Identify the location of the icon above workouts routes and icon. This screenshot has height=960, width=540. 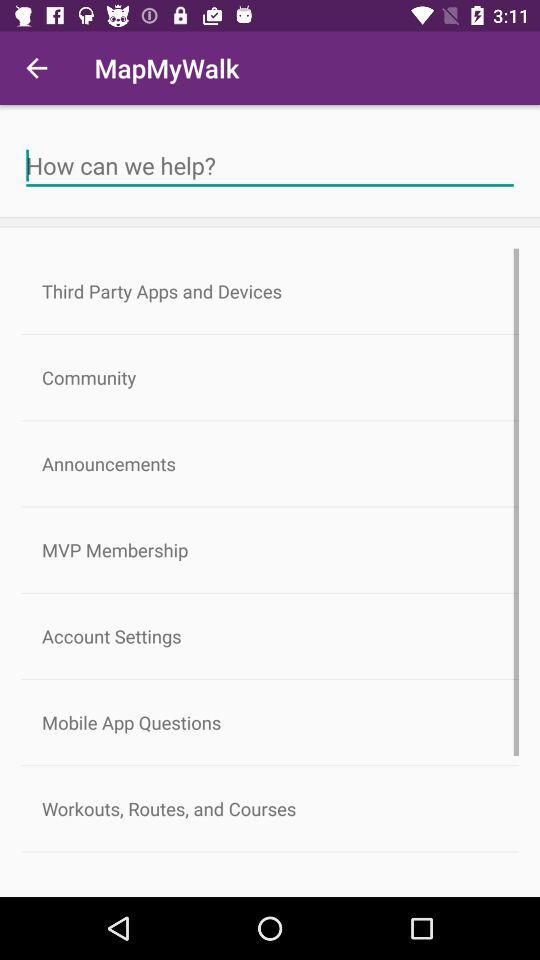
(270, 721).